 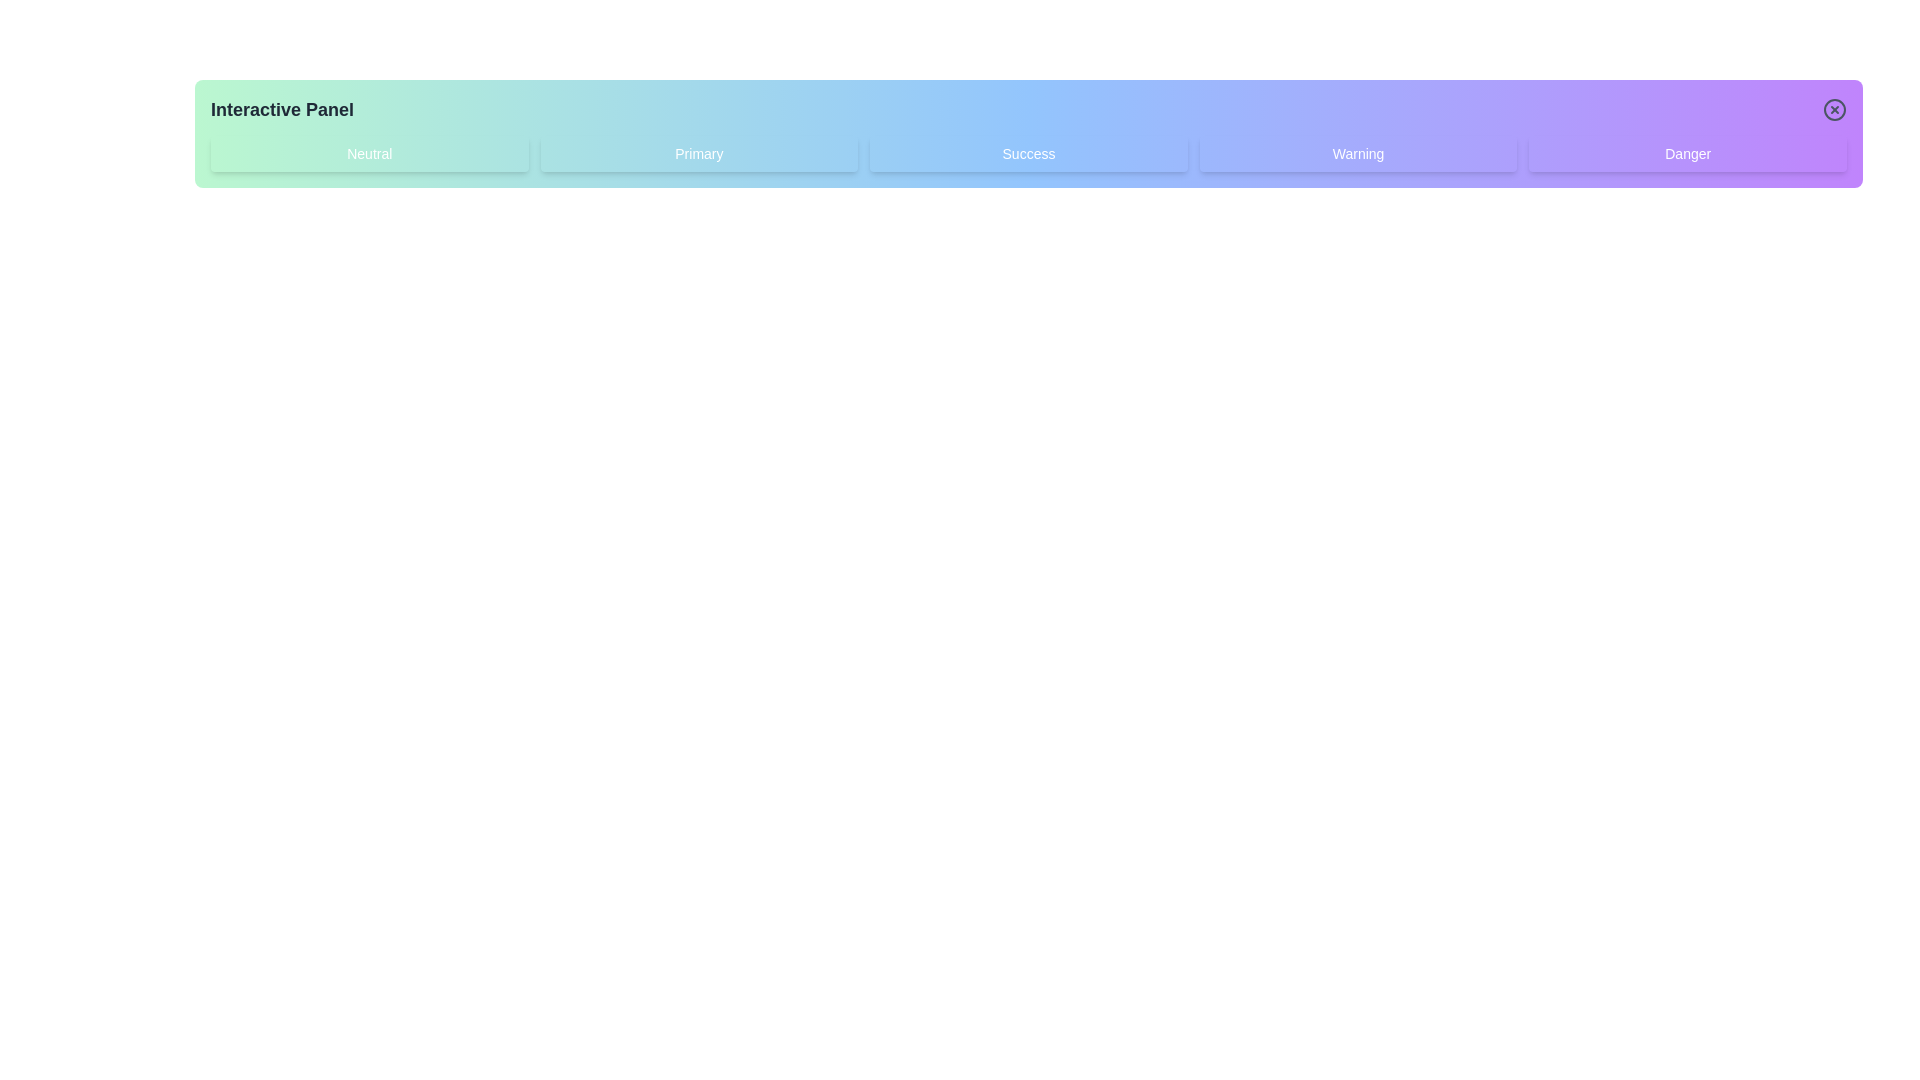 I want to click on the 'Success' button, which is the third button in a group of five horizontally aligned buttons, so click(x=1028, y=153).